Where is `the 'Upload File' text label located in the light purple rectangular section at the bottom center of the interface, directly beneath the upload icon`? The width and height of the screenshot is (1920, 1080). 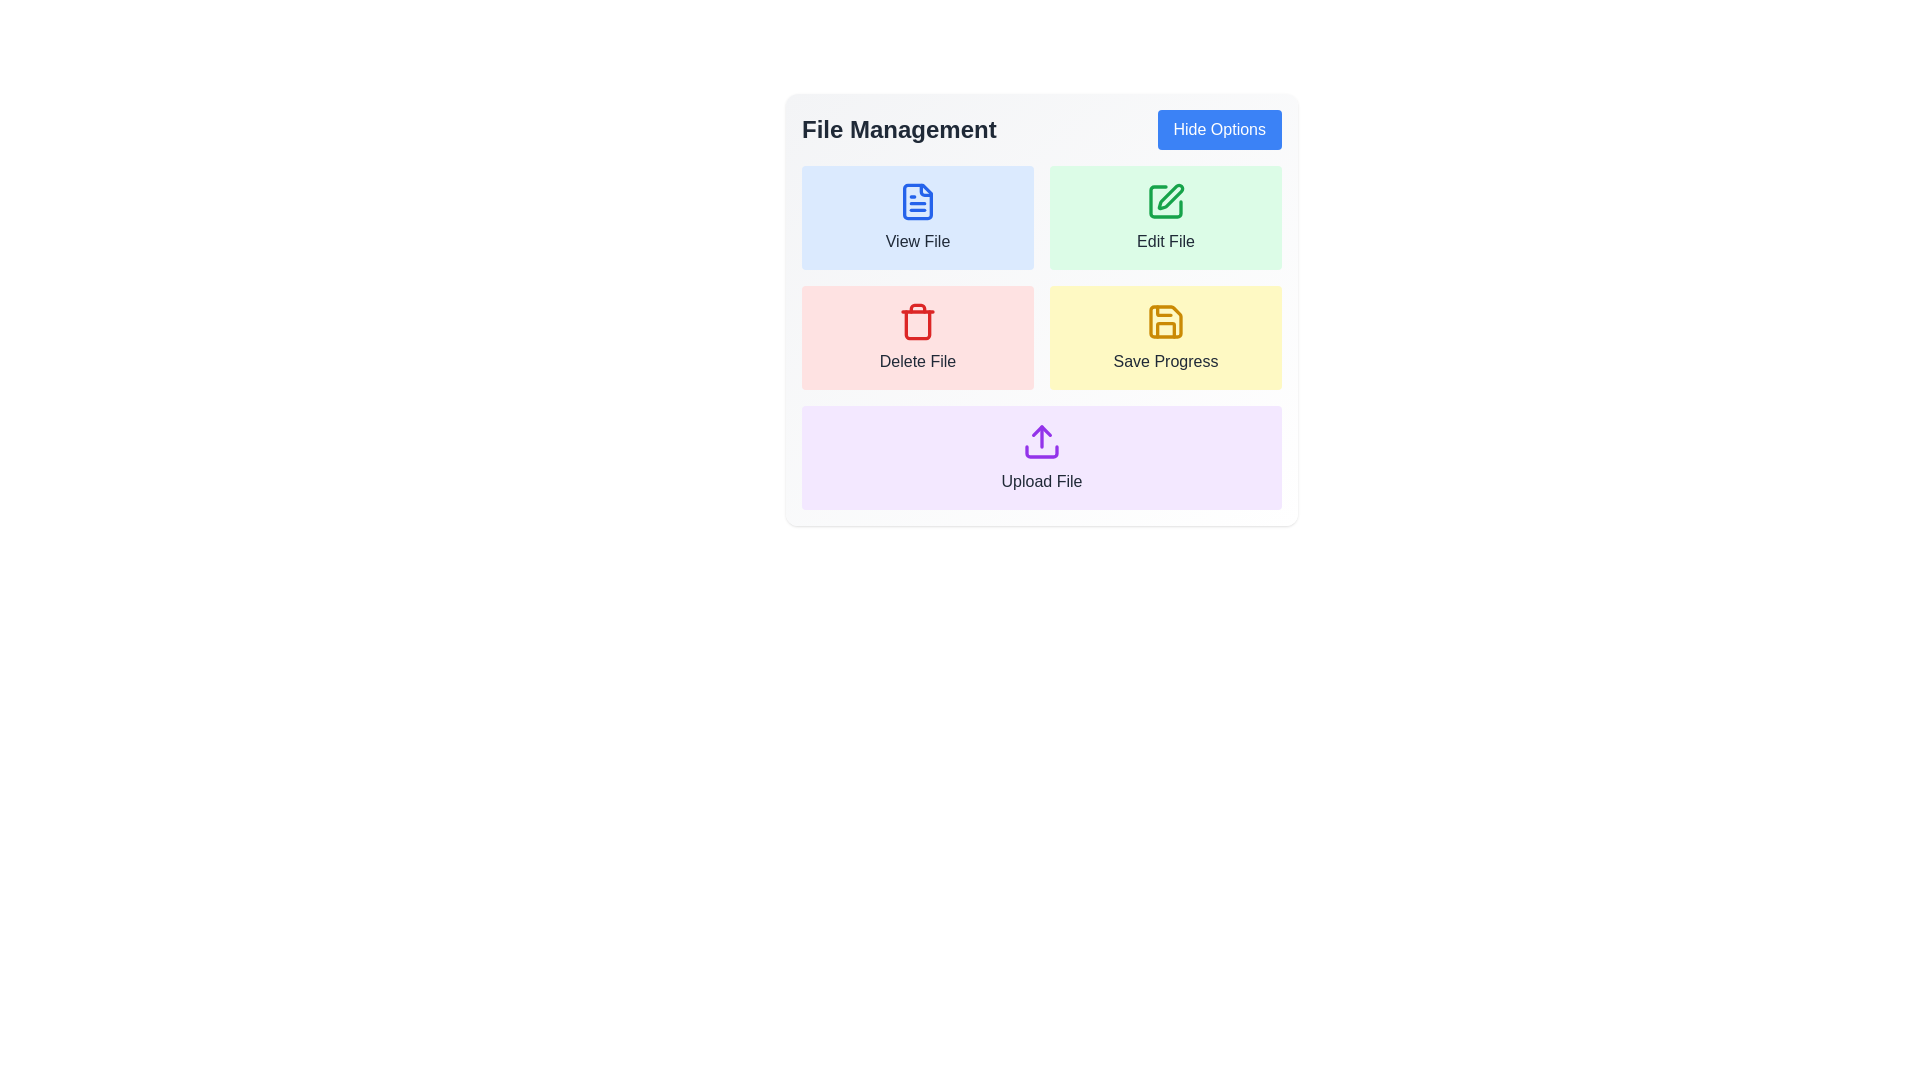 the 'Upload File' text label located in the light purple rectangular section at the bottom center of the interface, directly beneath the upload icon is located at coordinates (1040, 482).